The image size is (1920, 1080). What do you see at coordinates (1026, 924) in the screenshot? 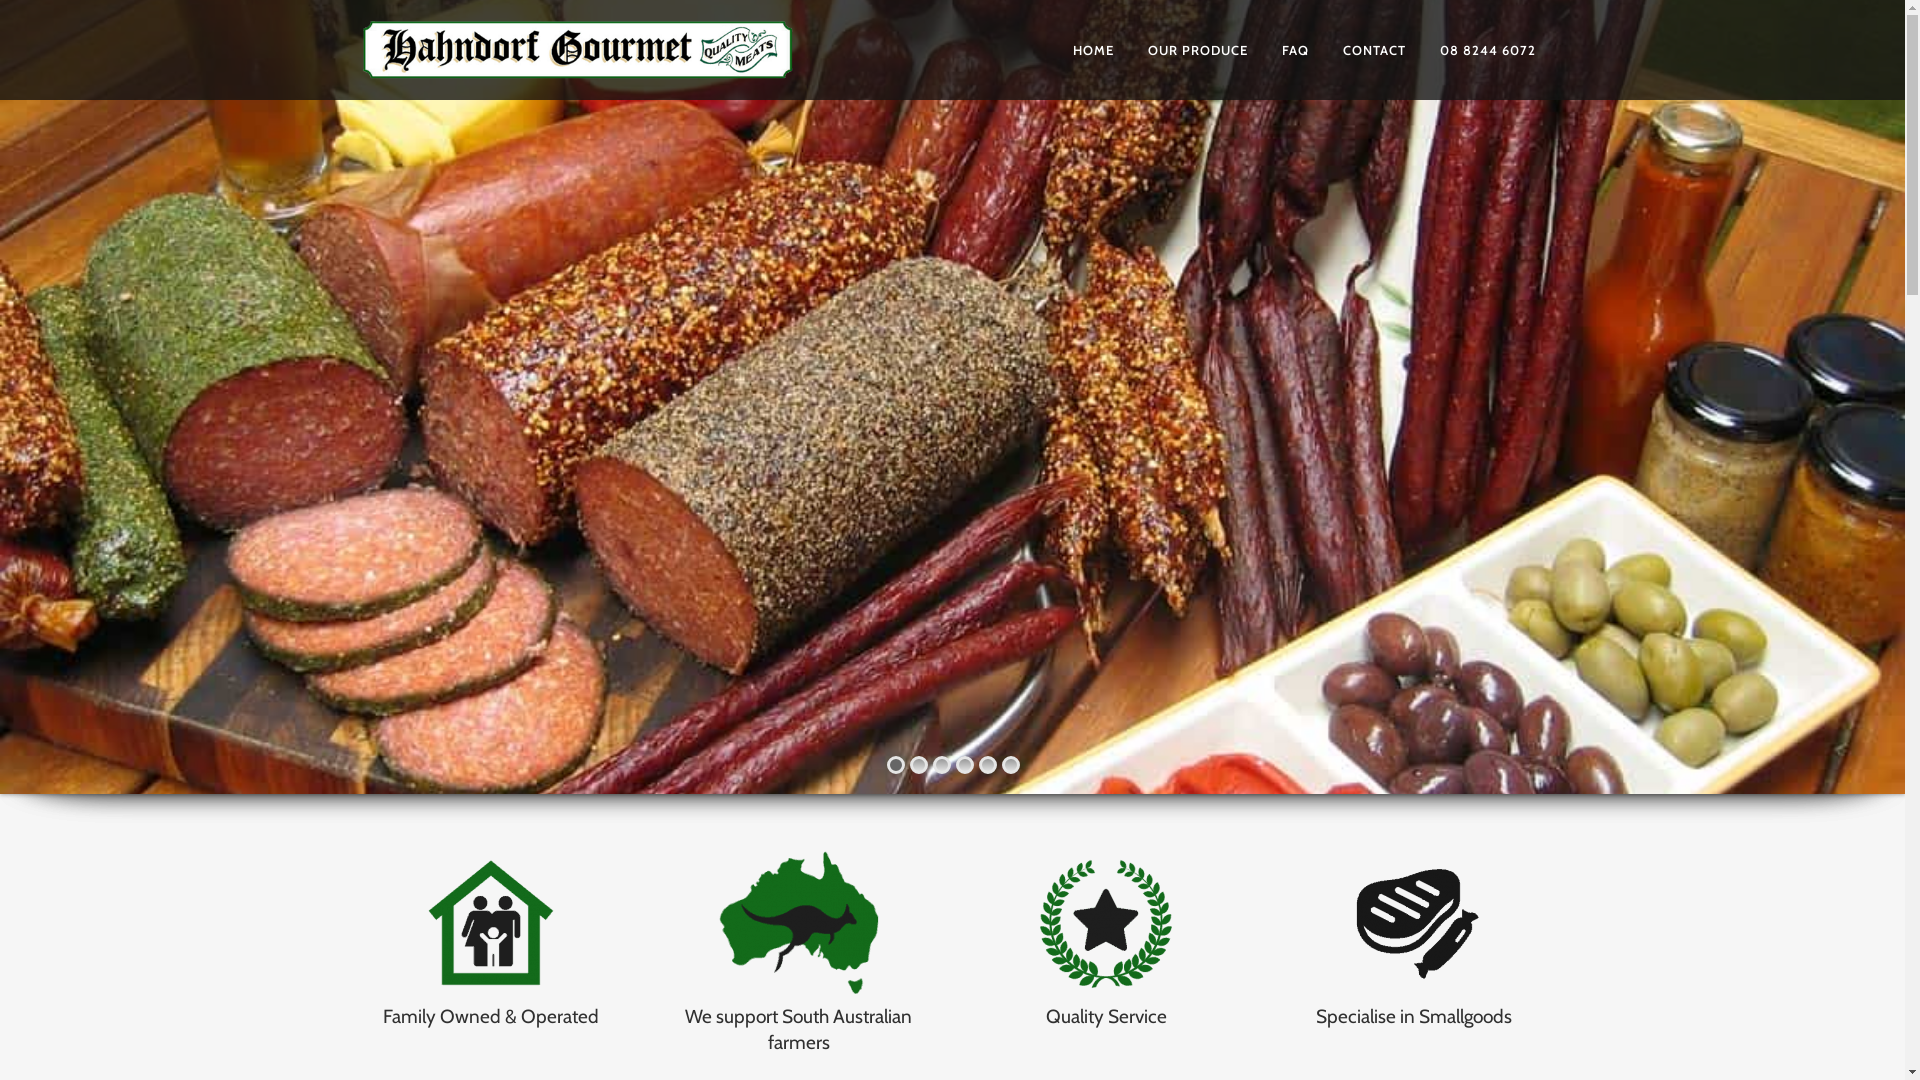
I see `'hg-pod8-01'` at bounding box center [1026, 924].